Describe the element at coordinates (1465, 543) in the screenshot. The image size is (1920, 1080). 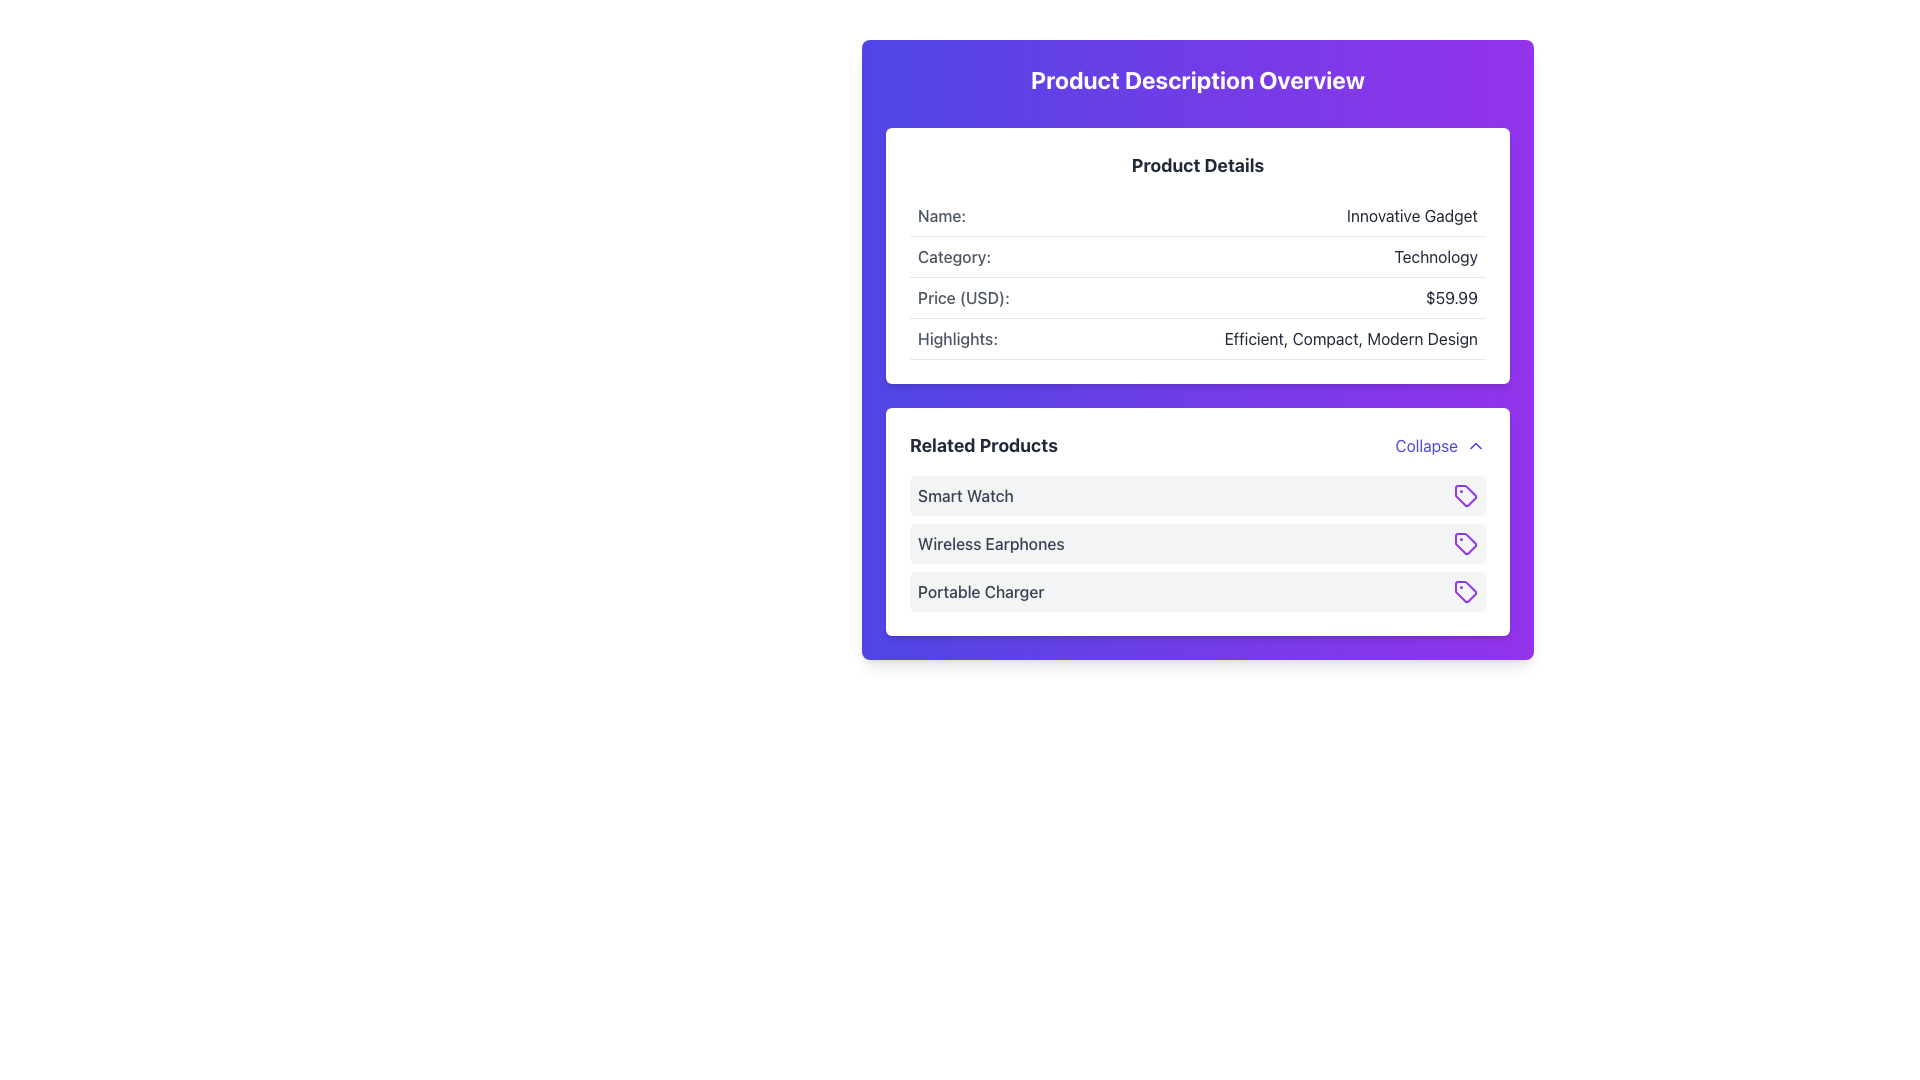
I see `the third icon in the vertical list representing the 'Portable Charger' product in the 'Related Products' section` at that location.